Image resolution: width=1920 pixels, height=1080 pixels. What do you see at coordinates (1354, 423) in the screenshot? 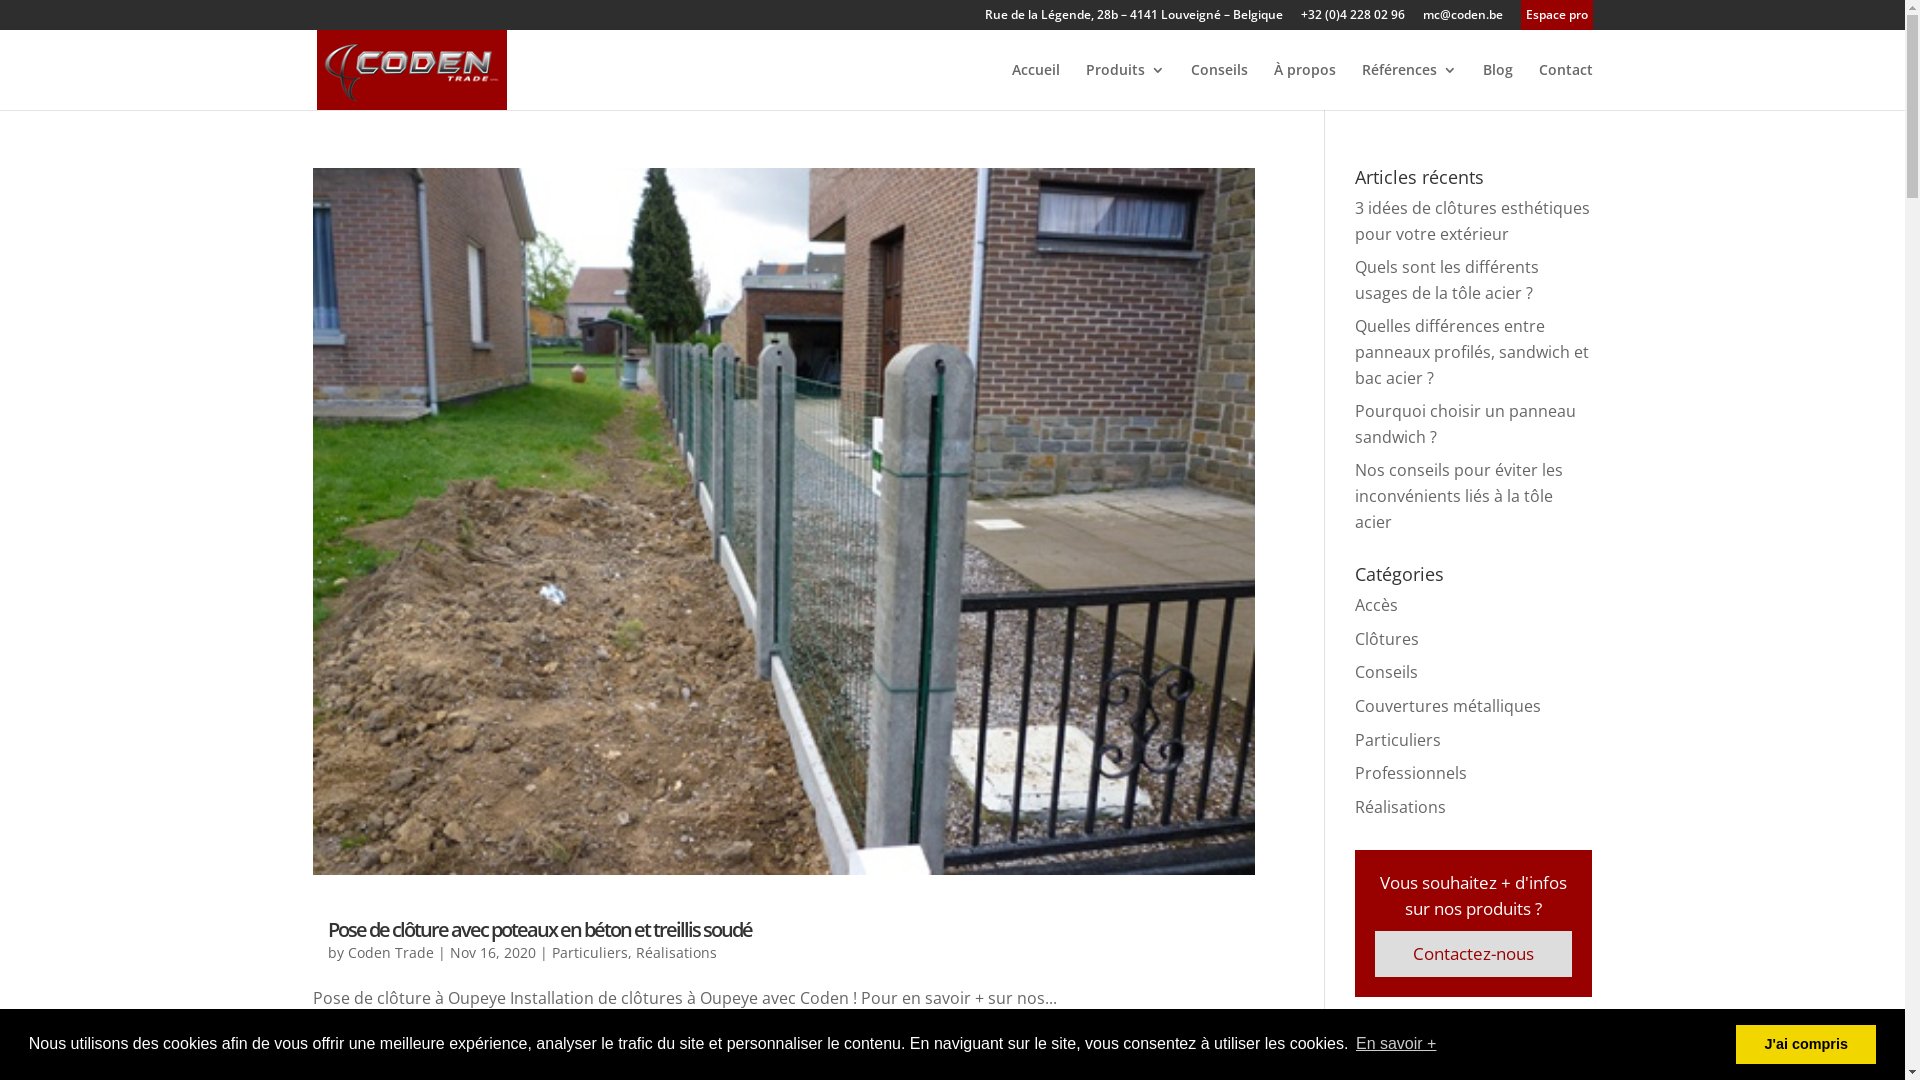
I see `'Pourquoi choisir un panneau sandwich ?'` at bounding box center [1354, 423].